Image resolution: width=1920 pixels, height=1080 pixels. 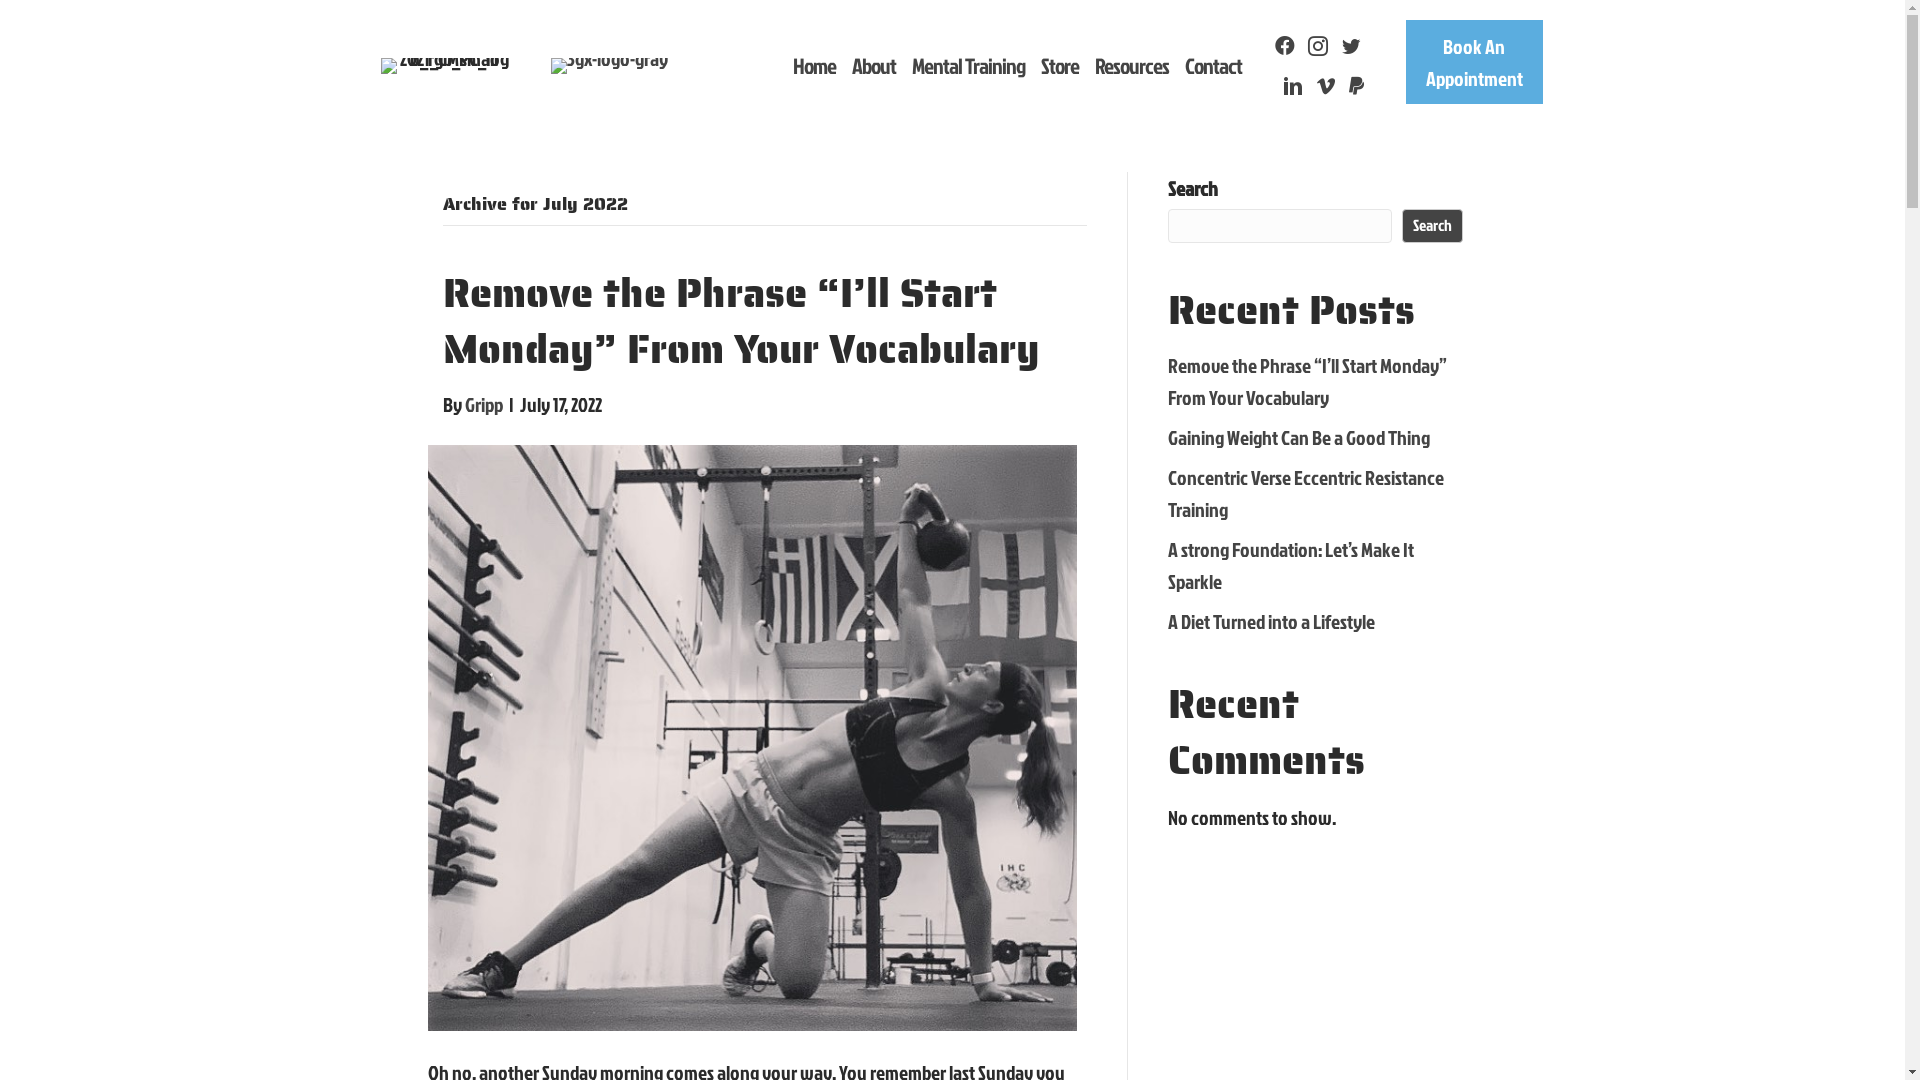 What do you see at coordinates (1212, 64) in the screenshot?
I see `'Contact'` at bounding box center [1212, 64].